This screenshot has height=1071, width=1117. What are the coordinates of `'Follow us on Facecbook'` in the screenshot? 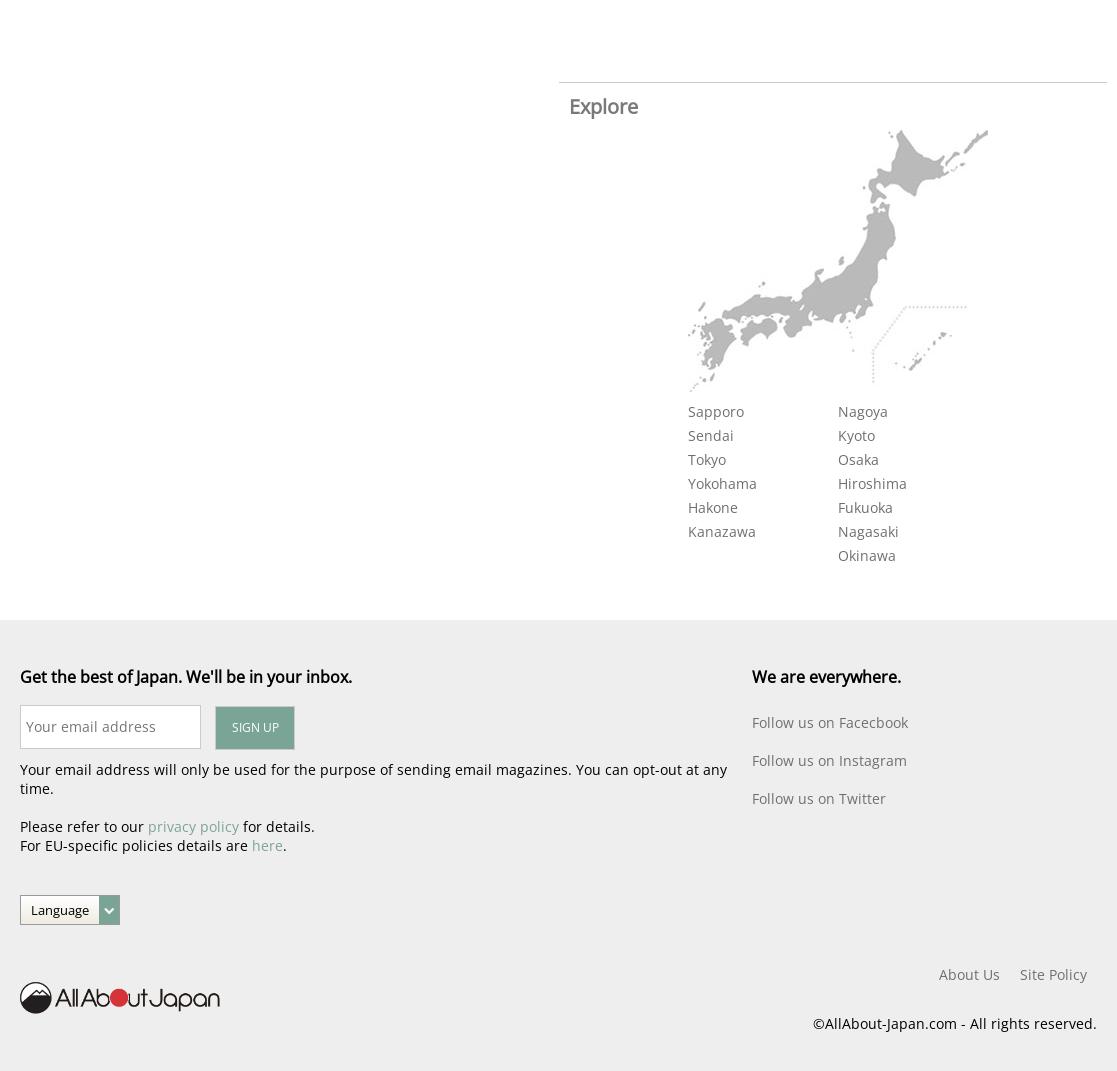 It's located at (830, 722).